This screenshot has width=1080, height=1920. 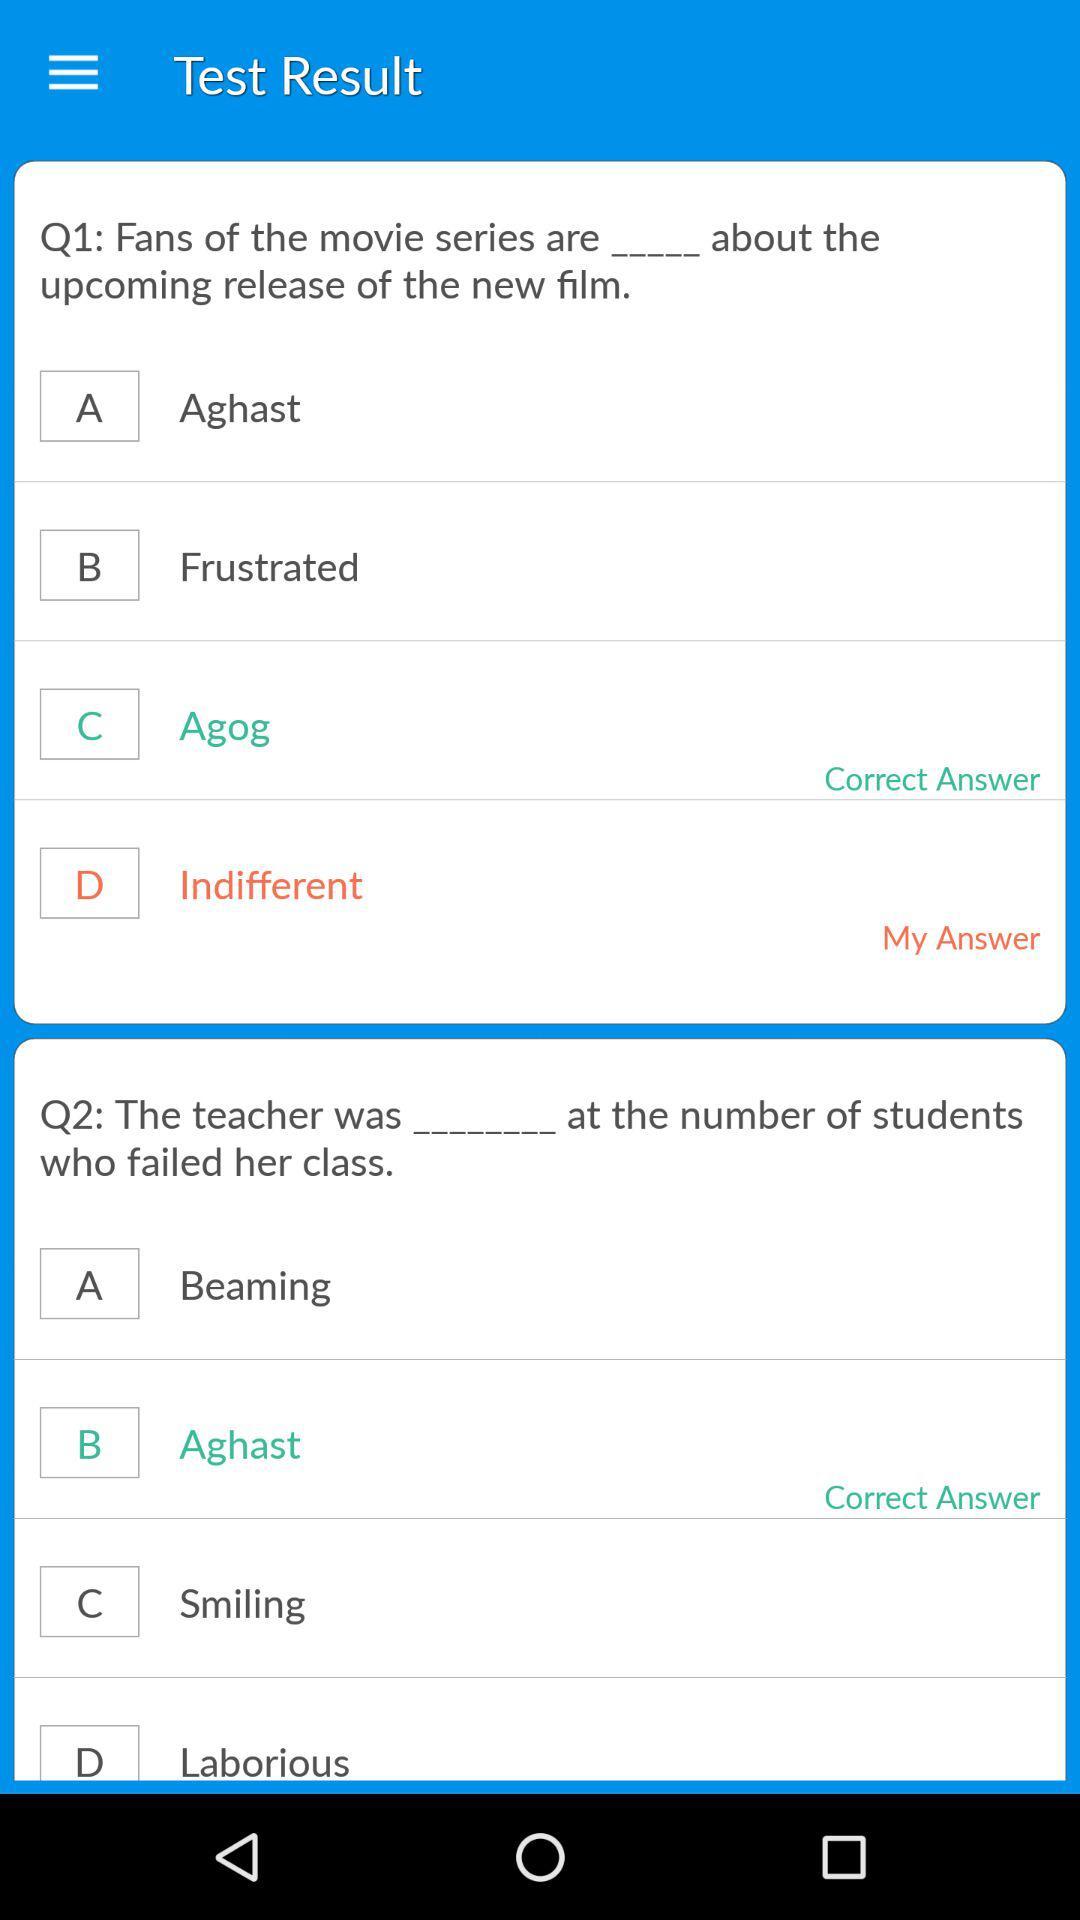 What do you see at coordinates (72, 73) in the screenshot?
I see `the item to the left of test result icon` at bounding box center [72, 73].